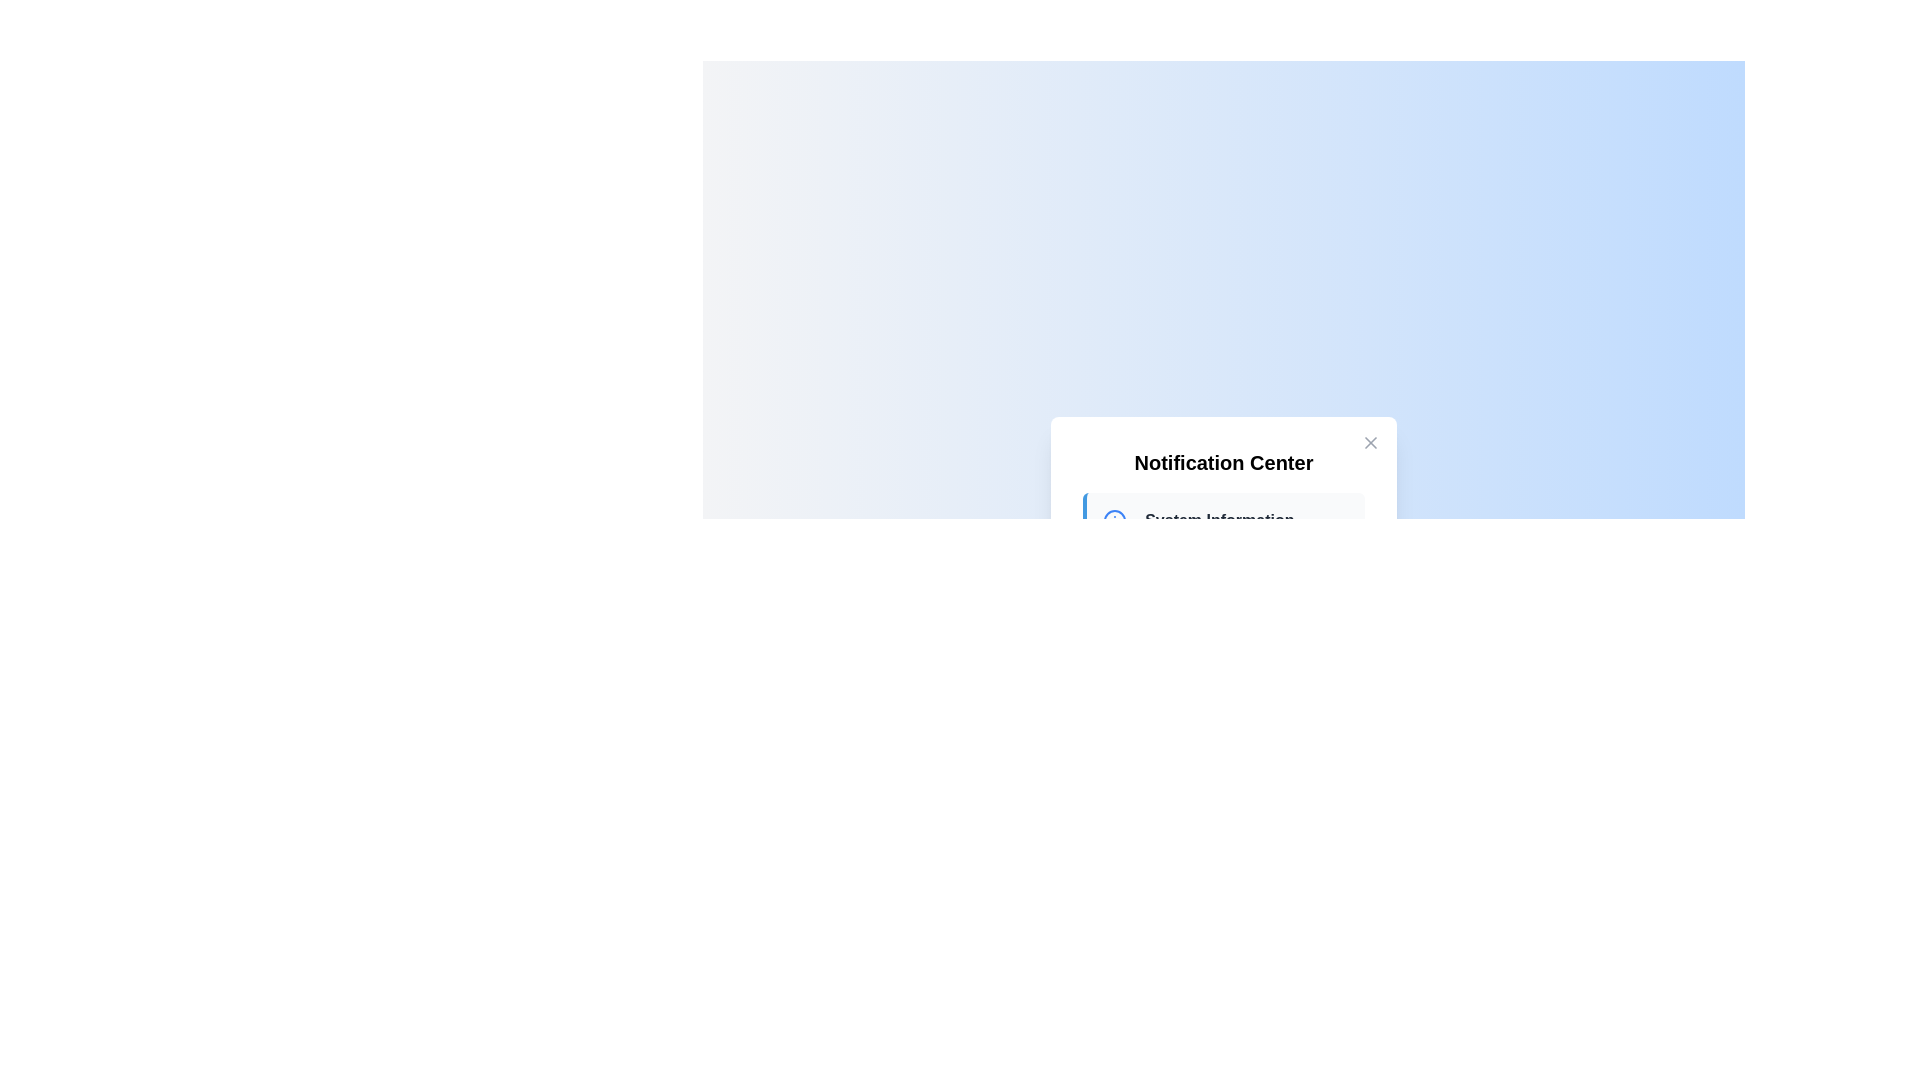 Image resolution: width=1920 pixels, height=1080 pixels. Describe the element at coordinates (1113, 519) in the screenshot. I see `the blue circular icon with an exclamation mark located to the left of the text 'System Information' in the notification panel` at that location.